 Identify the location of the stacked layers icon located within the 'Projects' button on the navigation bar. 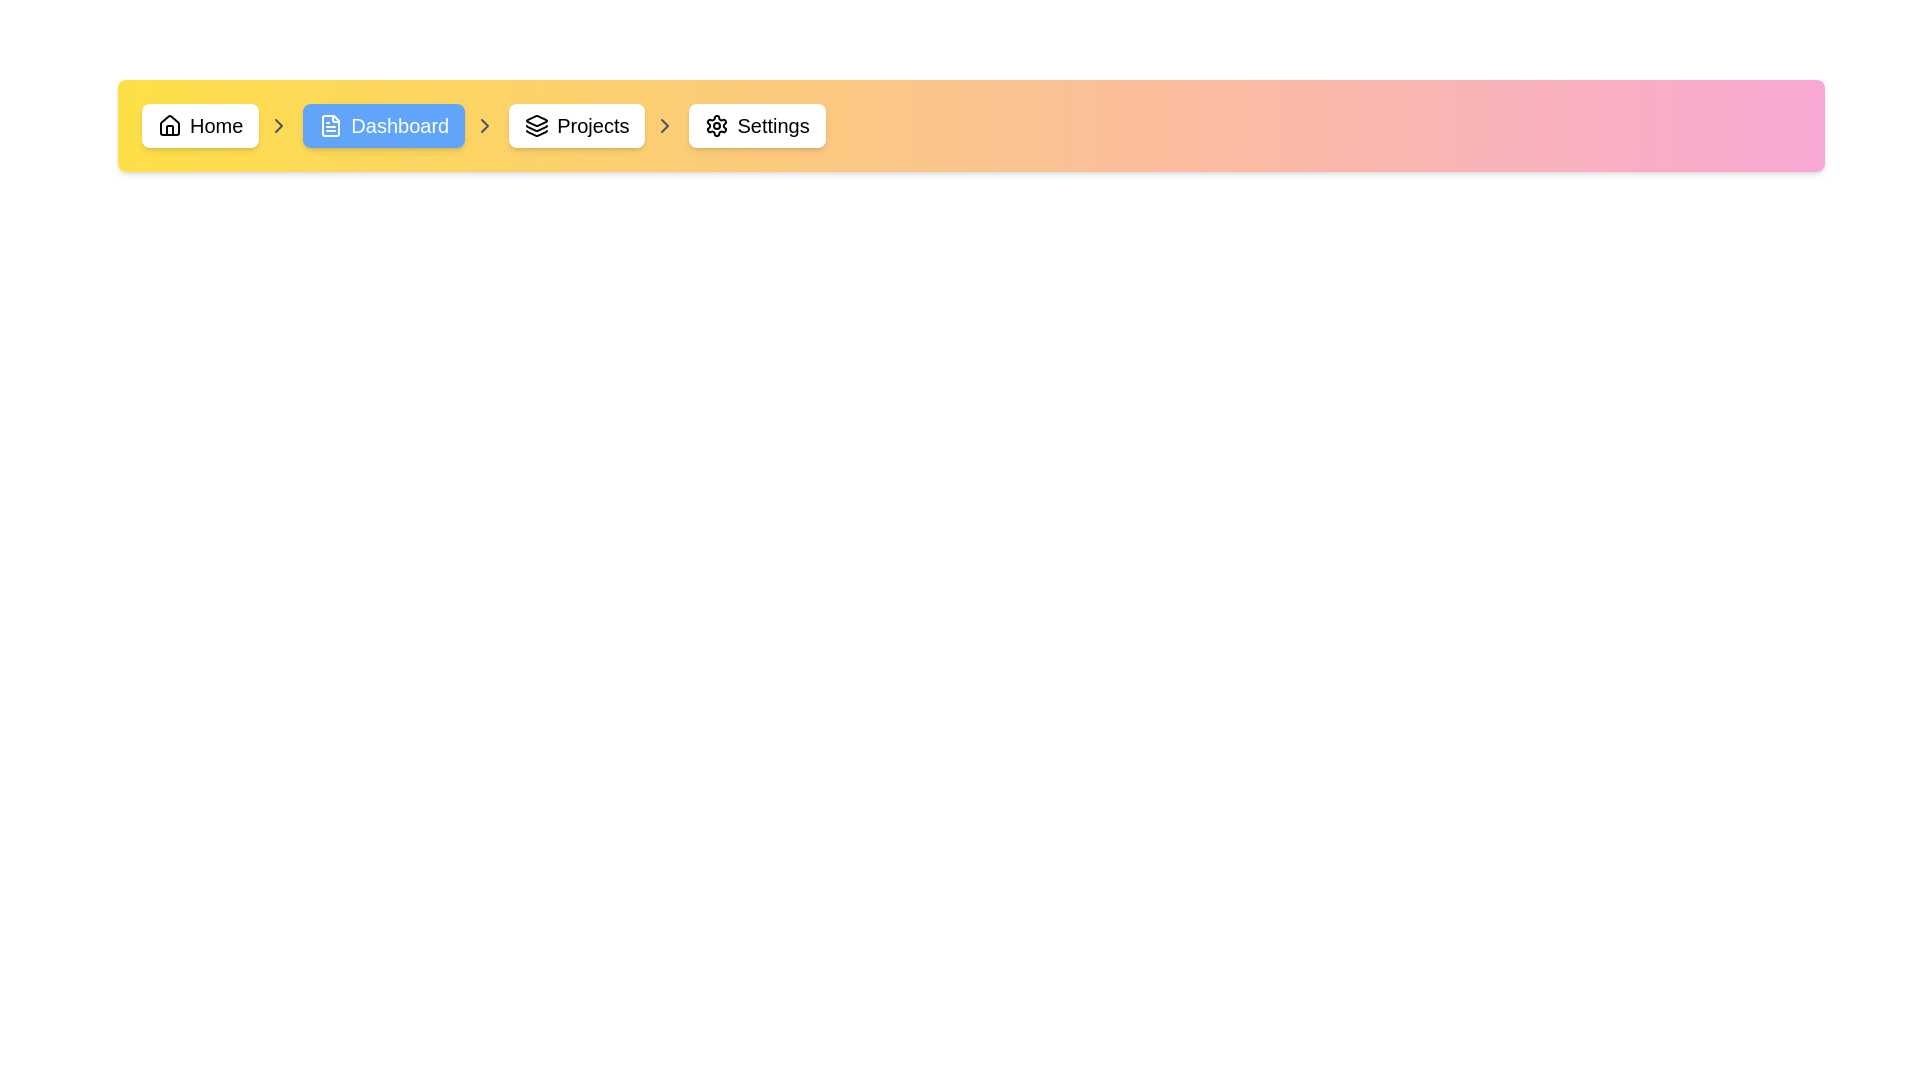
(537, 126).